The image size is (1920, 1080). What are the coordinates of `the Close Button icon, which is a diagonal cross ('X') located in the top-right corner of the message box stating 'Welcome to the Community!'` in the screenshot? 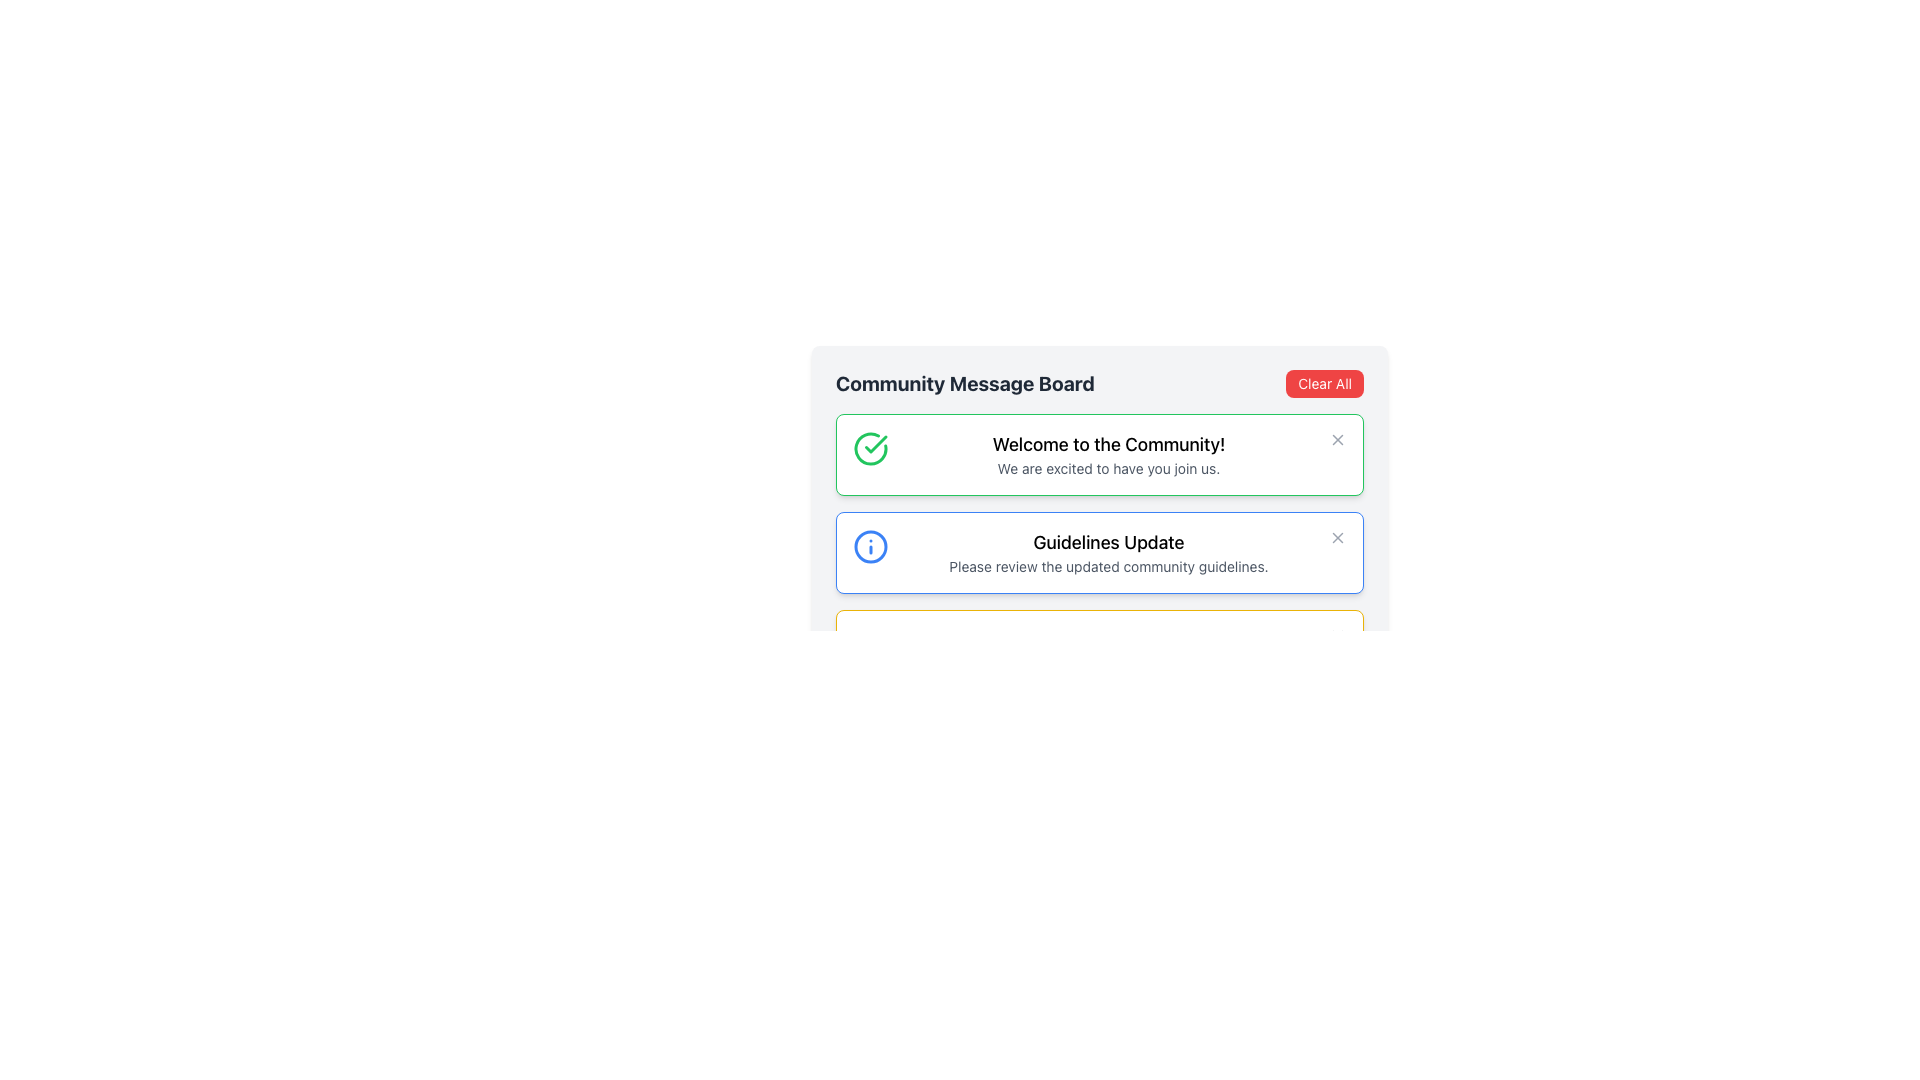 It's located at (1338, 536).